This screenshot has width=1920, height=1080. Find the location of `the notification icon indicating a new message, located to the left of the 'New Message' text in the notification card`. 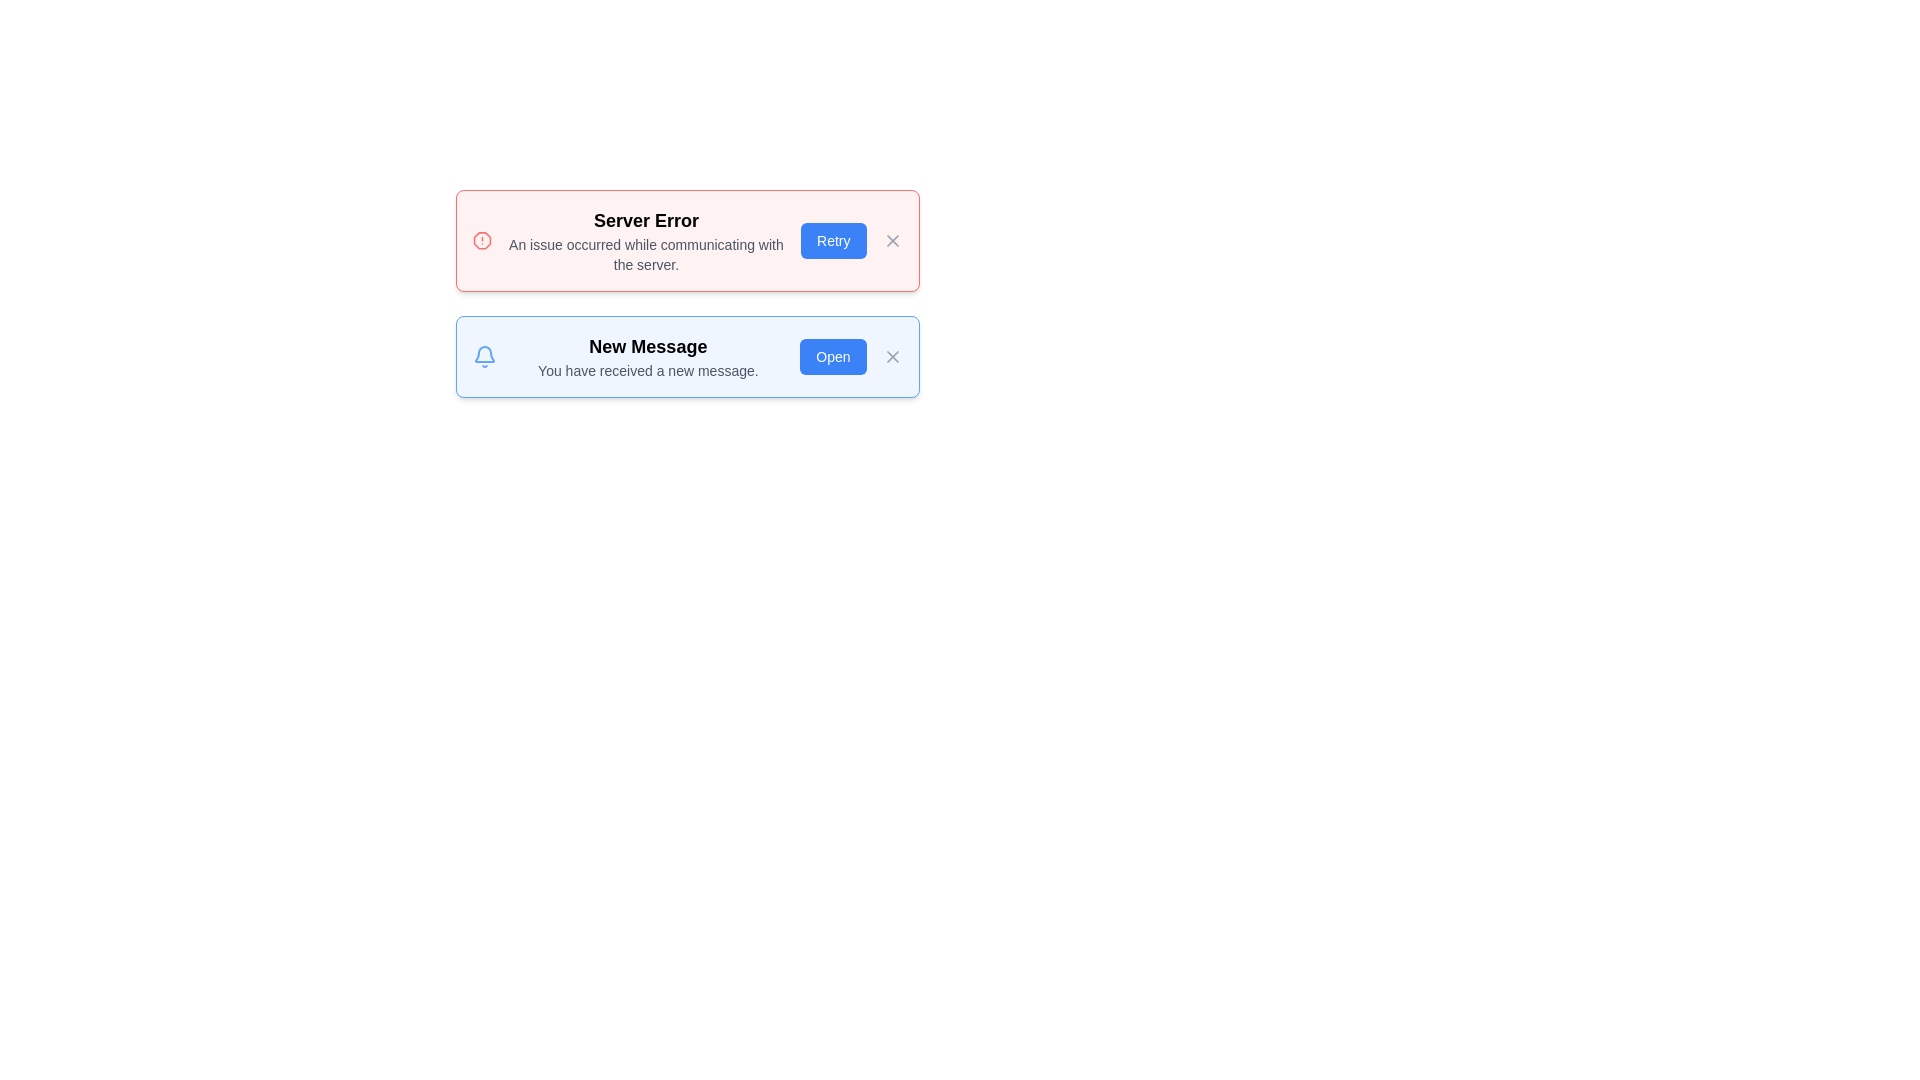

the notification icon indicating a new message, located to the left of the 'New Message' text in the notification card is located at coordinates (484, 356).